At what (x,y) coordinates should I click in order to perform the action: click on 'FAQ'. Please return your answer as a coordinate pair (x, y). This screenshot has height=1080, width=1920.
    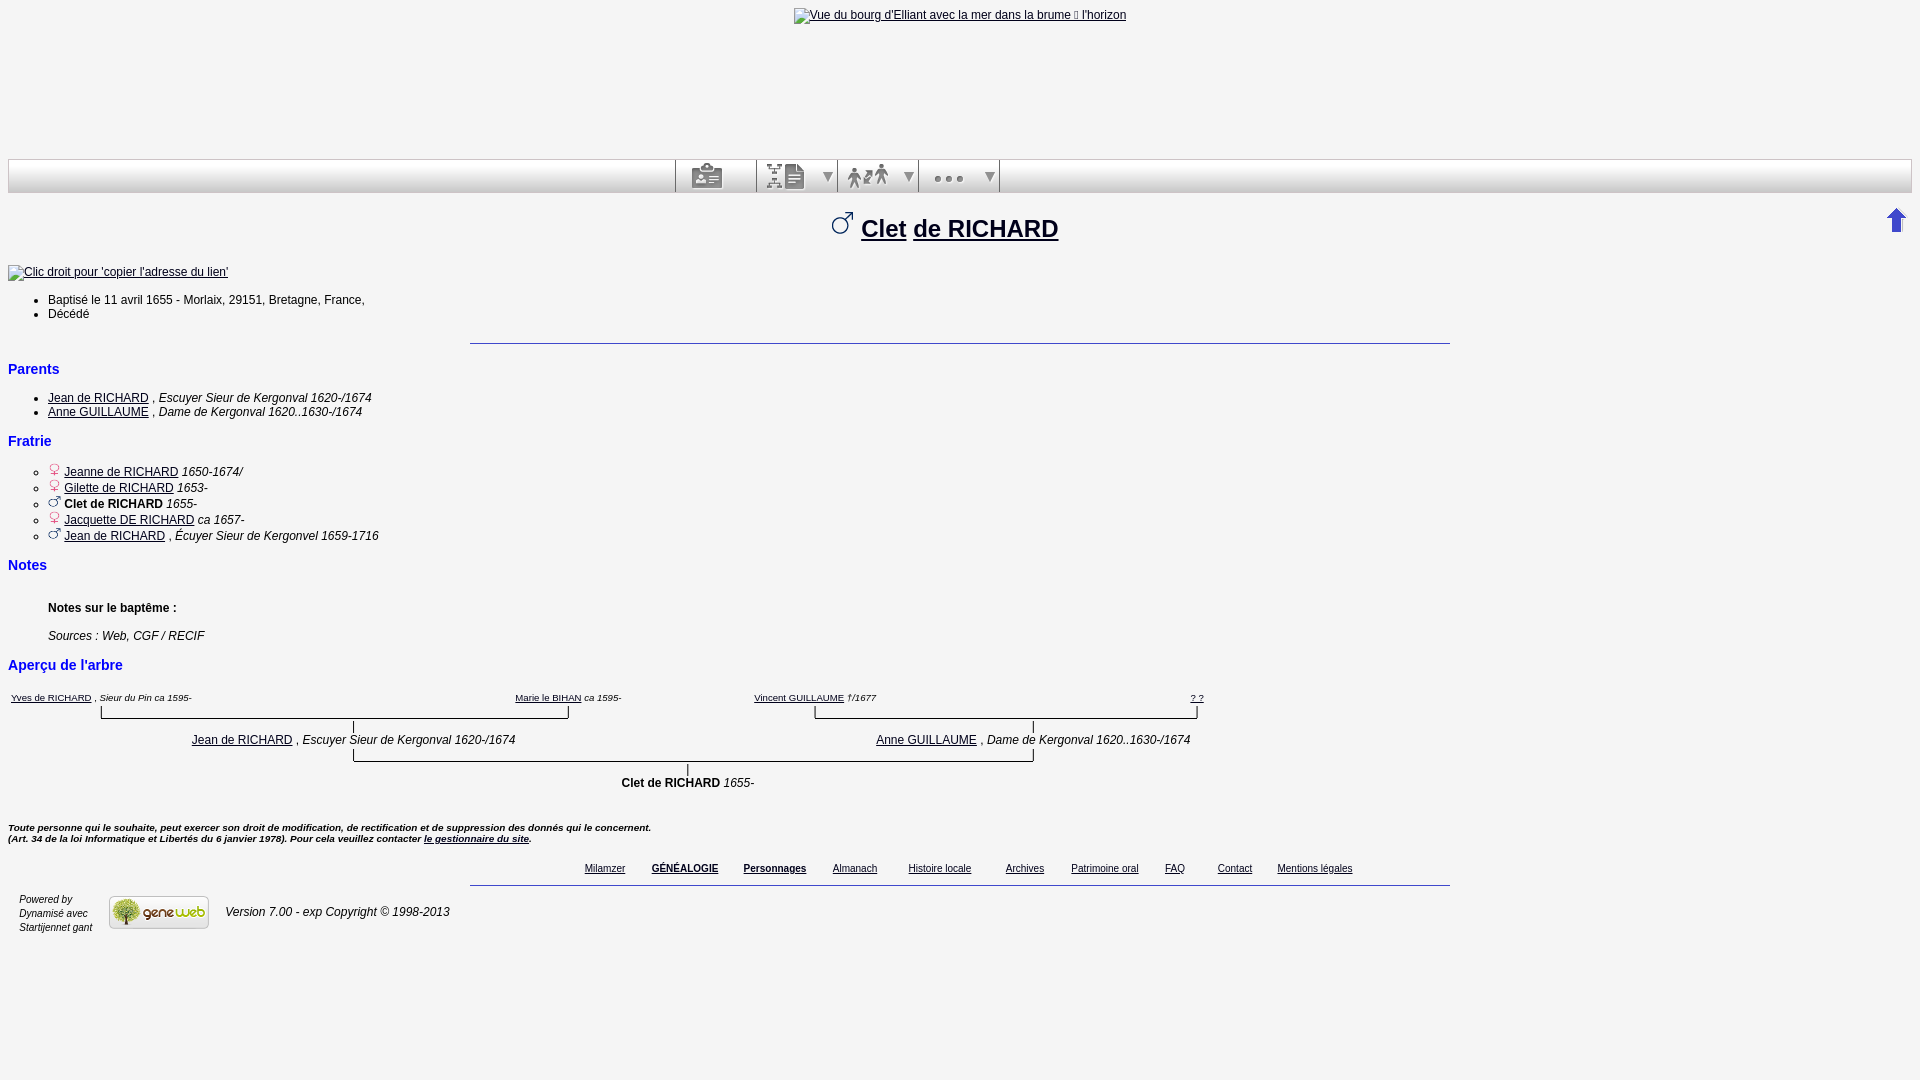
    Looking at the image, I should click on (1165, 866).